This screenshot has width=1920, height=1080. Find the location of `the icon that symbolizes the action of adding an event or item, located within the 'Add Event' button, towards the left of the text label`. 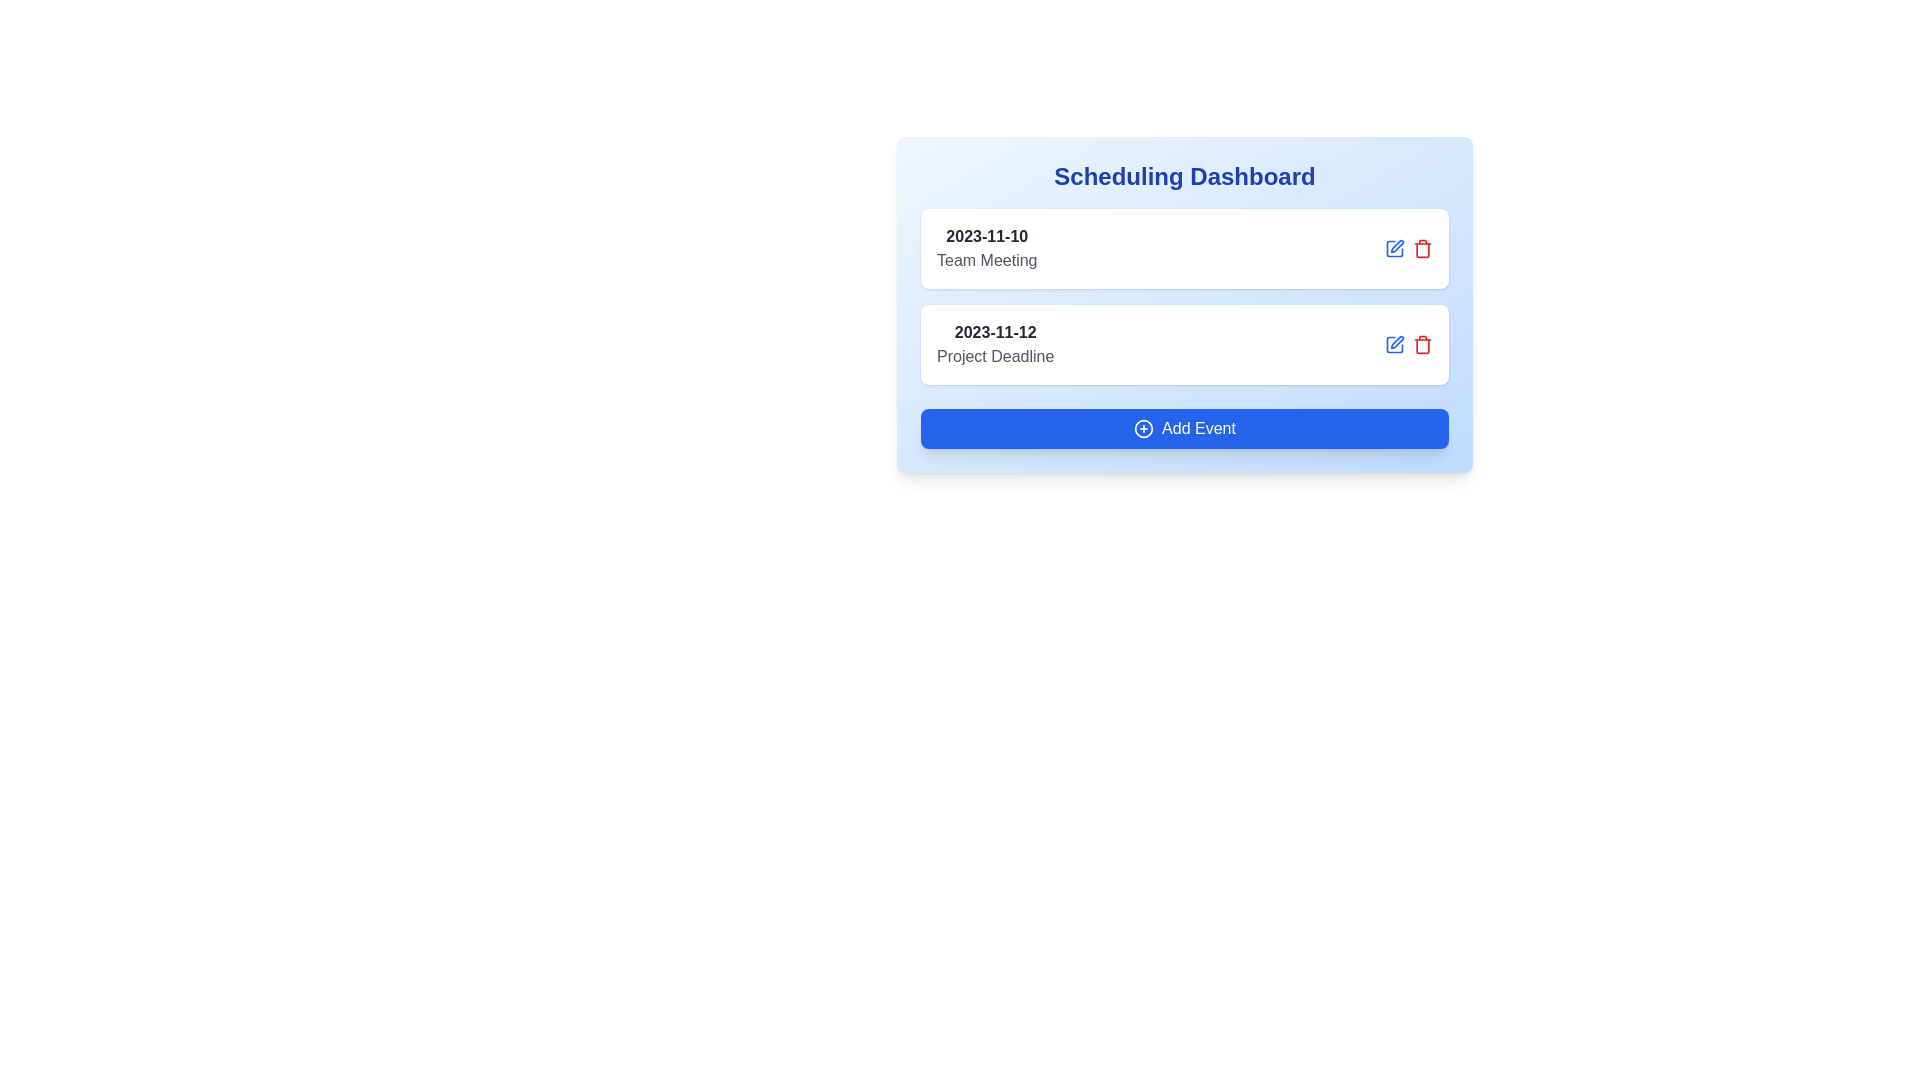

the icon that symbolizes the action of adding an event or item, located within the 'Add Event' button, towards the left of the text label is located at coordinates (1144, 427).